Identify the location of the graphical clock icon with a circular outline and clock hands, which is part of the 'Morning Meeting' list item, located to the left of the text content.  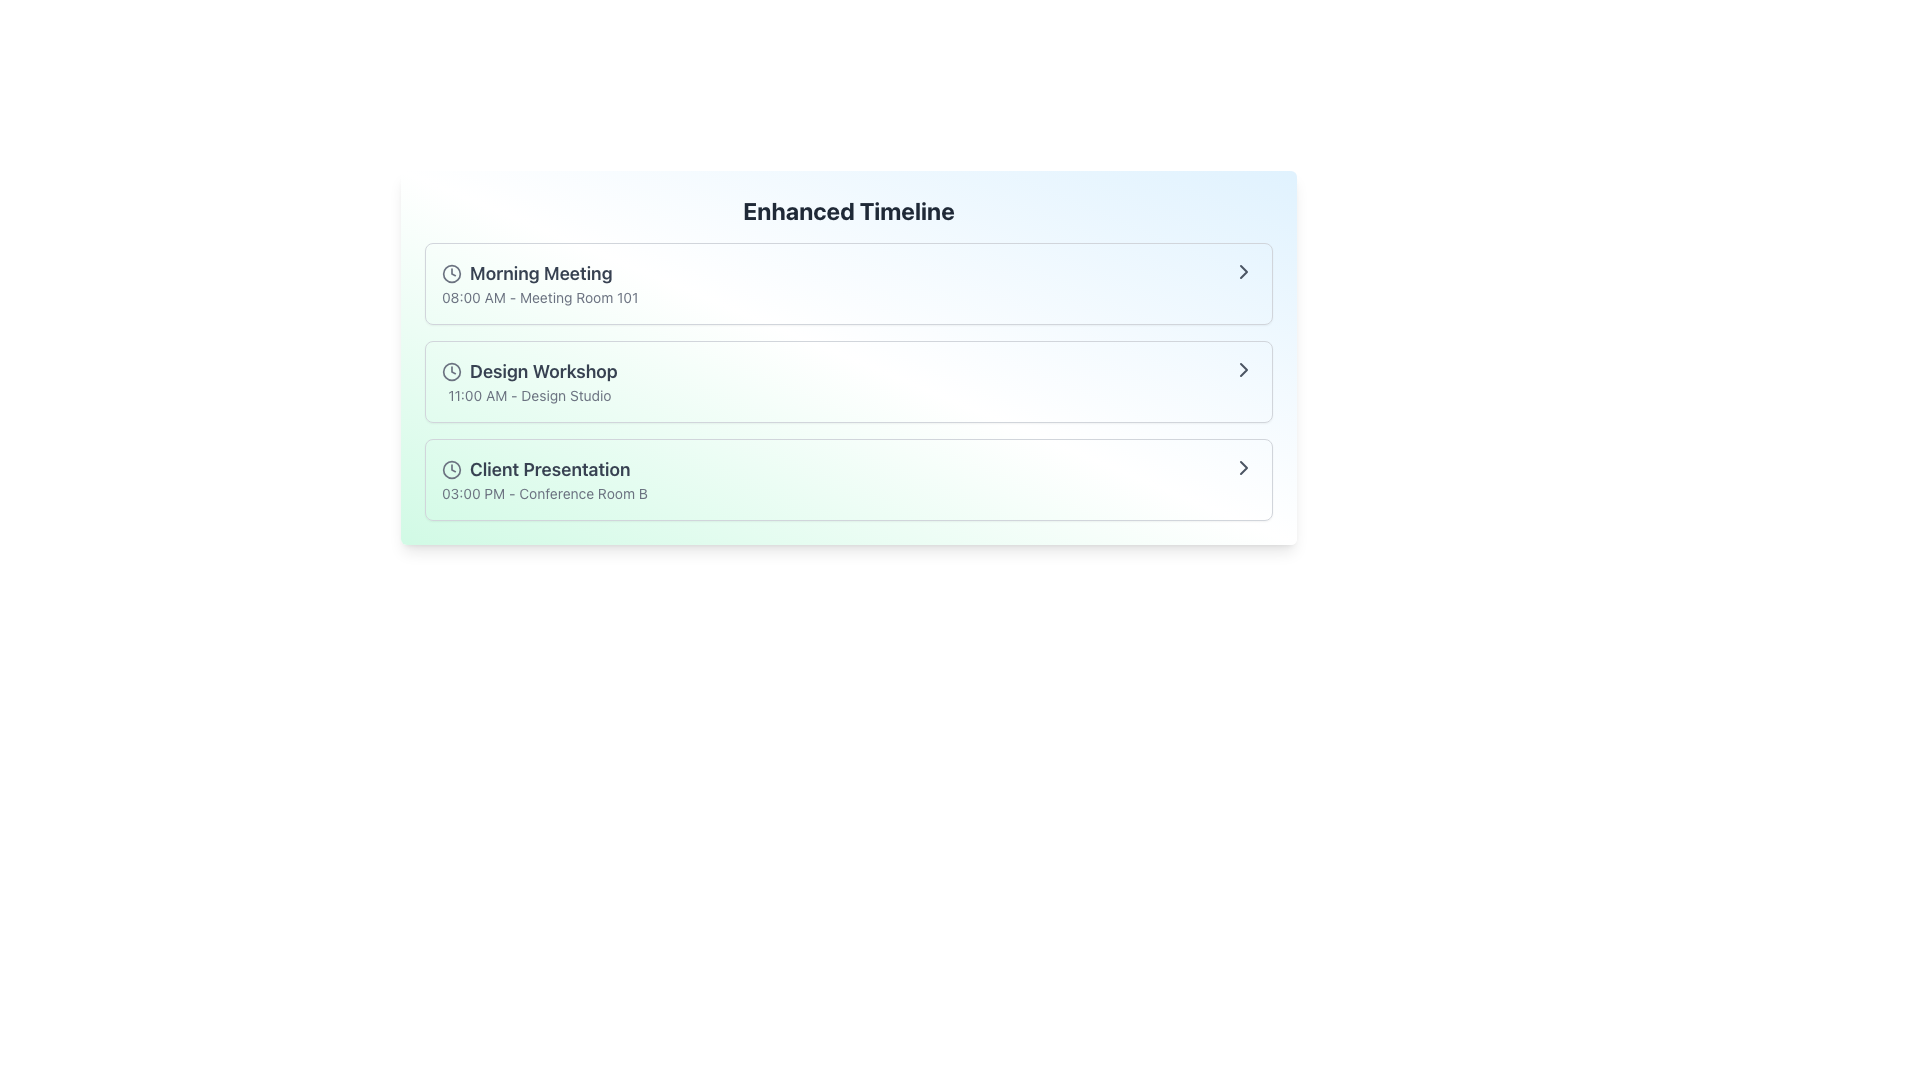
(450, 273).